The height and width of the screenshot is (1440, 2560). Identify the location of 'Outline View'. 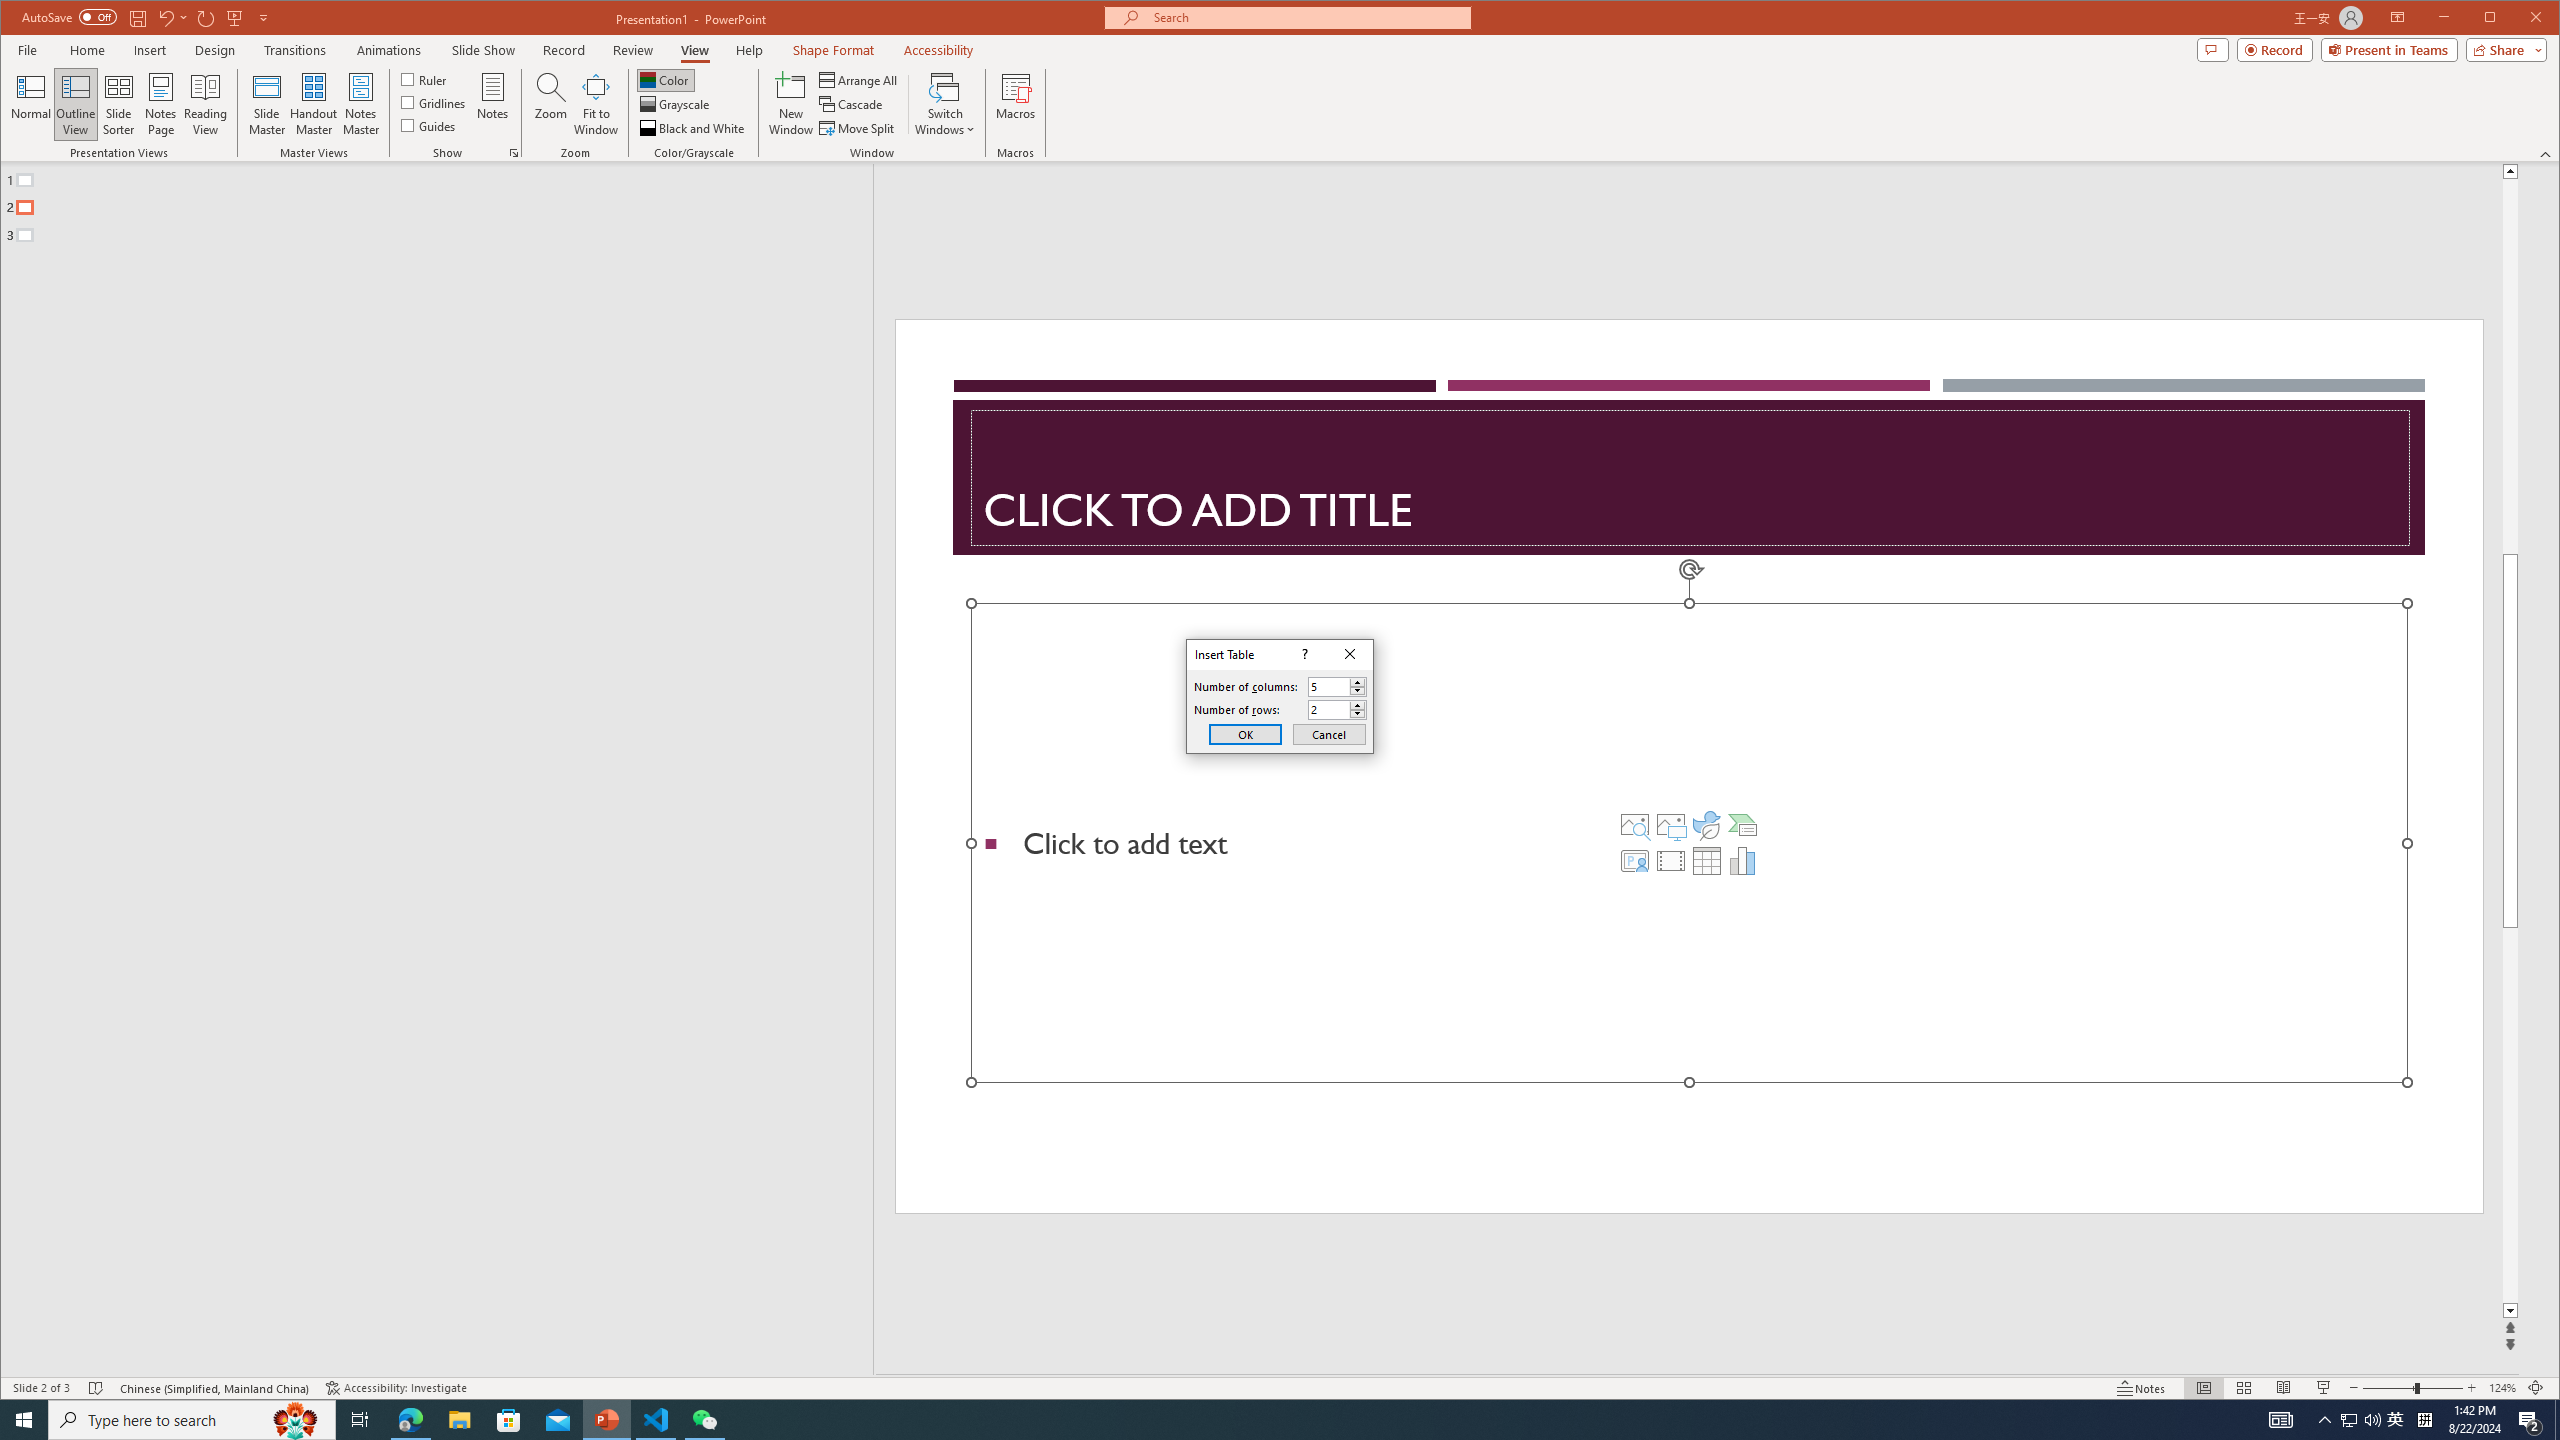
(74, 103).